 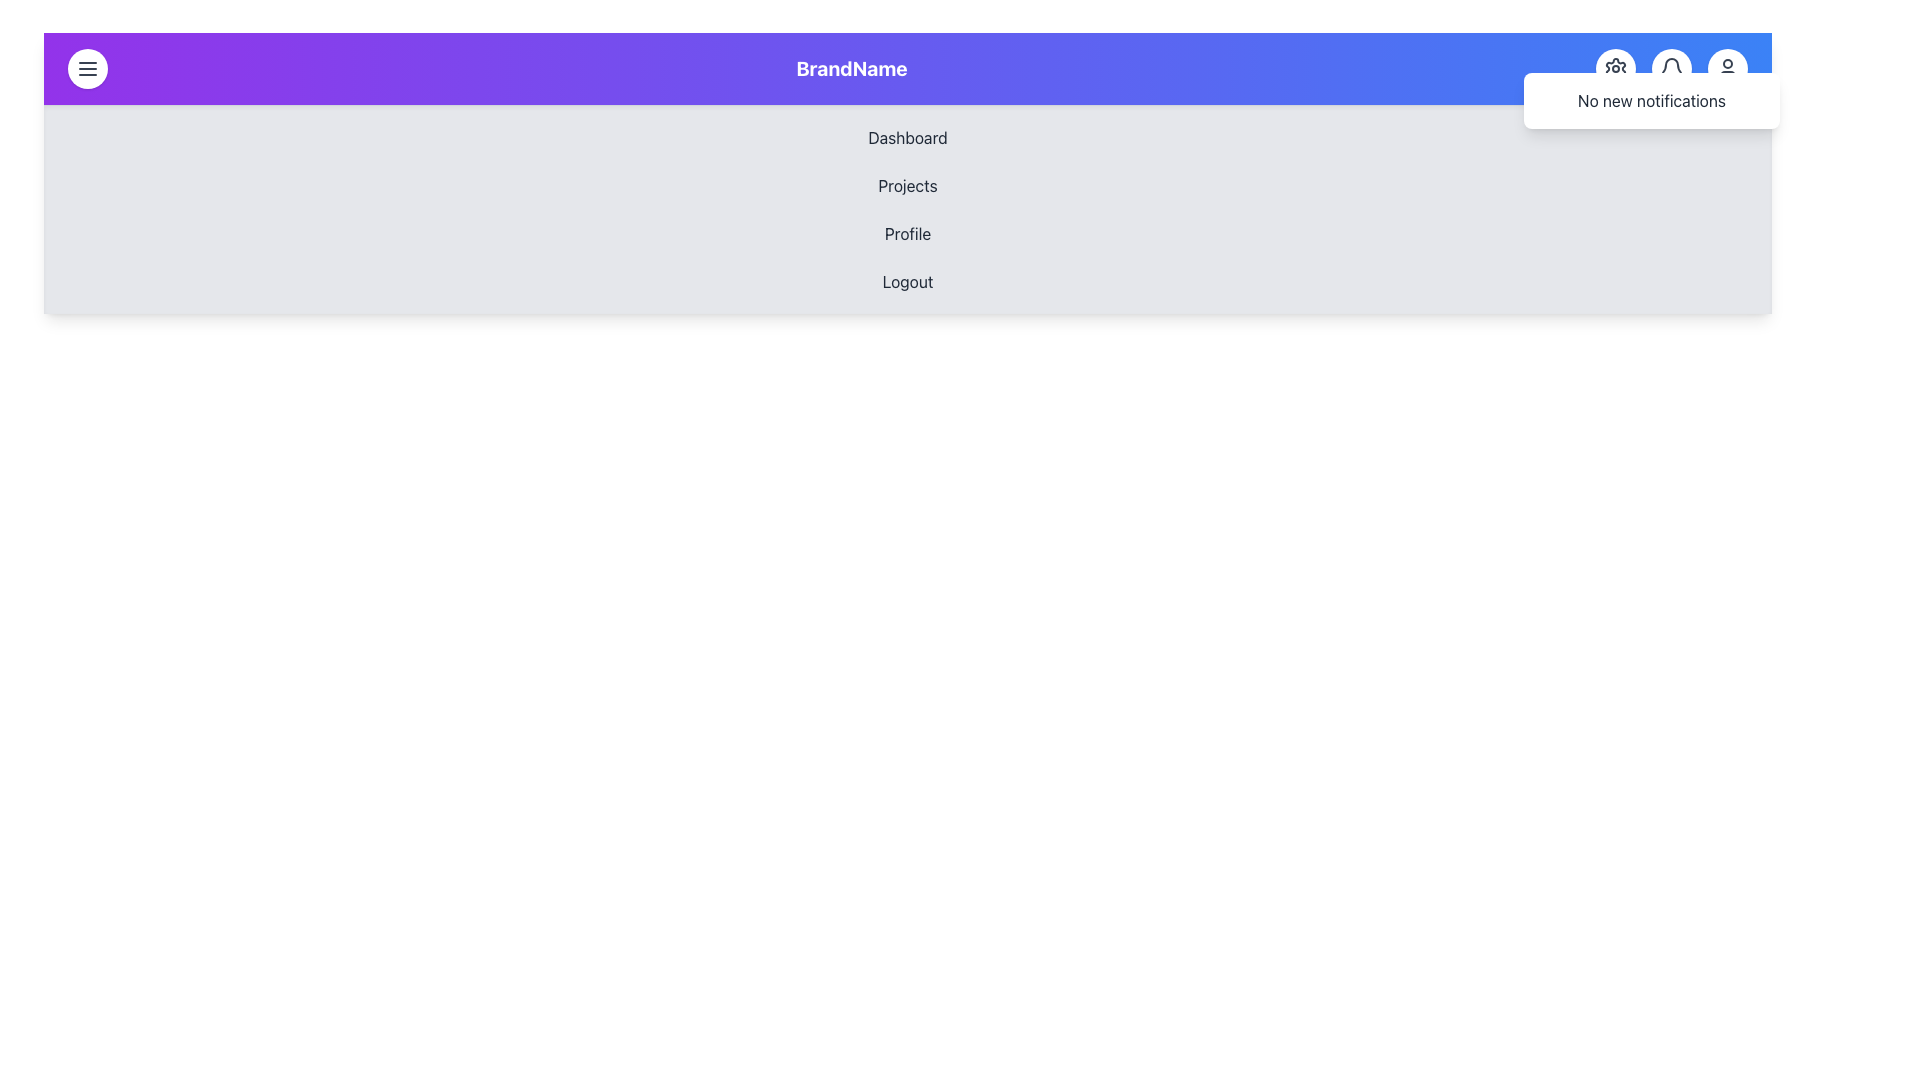 I want to click on the 'Dashboard' text label located at the top left of the vertical menu layout under the navigation bar, so click(x=906, y=137).